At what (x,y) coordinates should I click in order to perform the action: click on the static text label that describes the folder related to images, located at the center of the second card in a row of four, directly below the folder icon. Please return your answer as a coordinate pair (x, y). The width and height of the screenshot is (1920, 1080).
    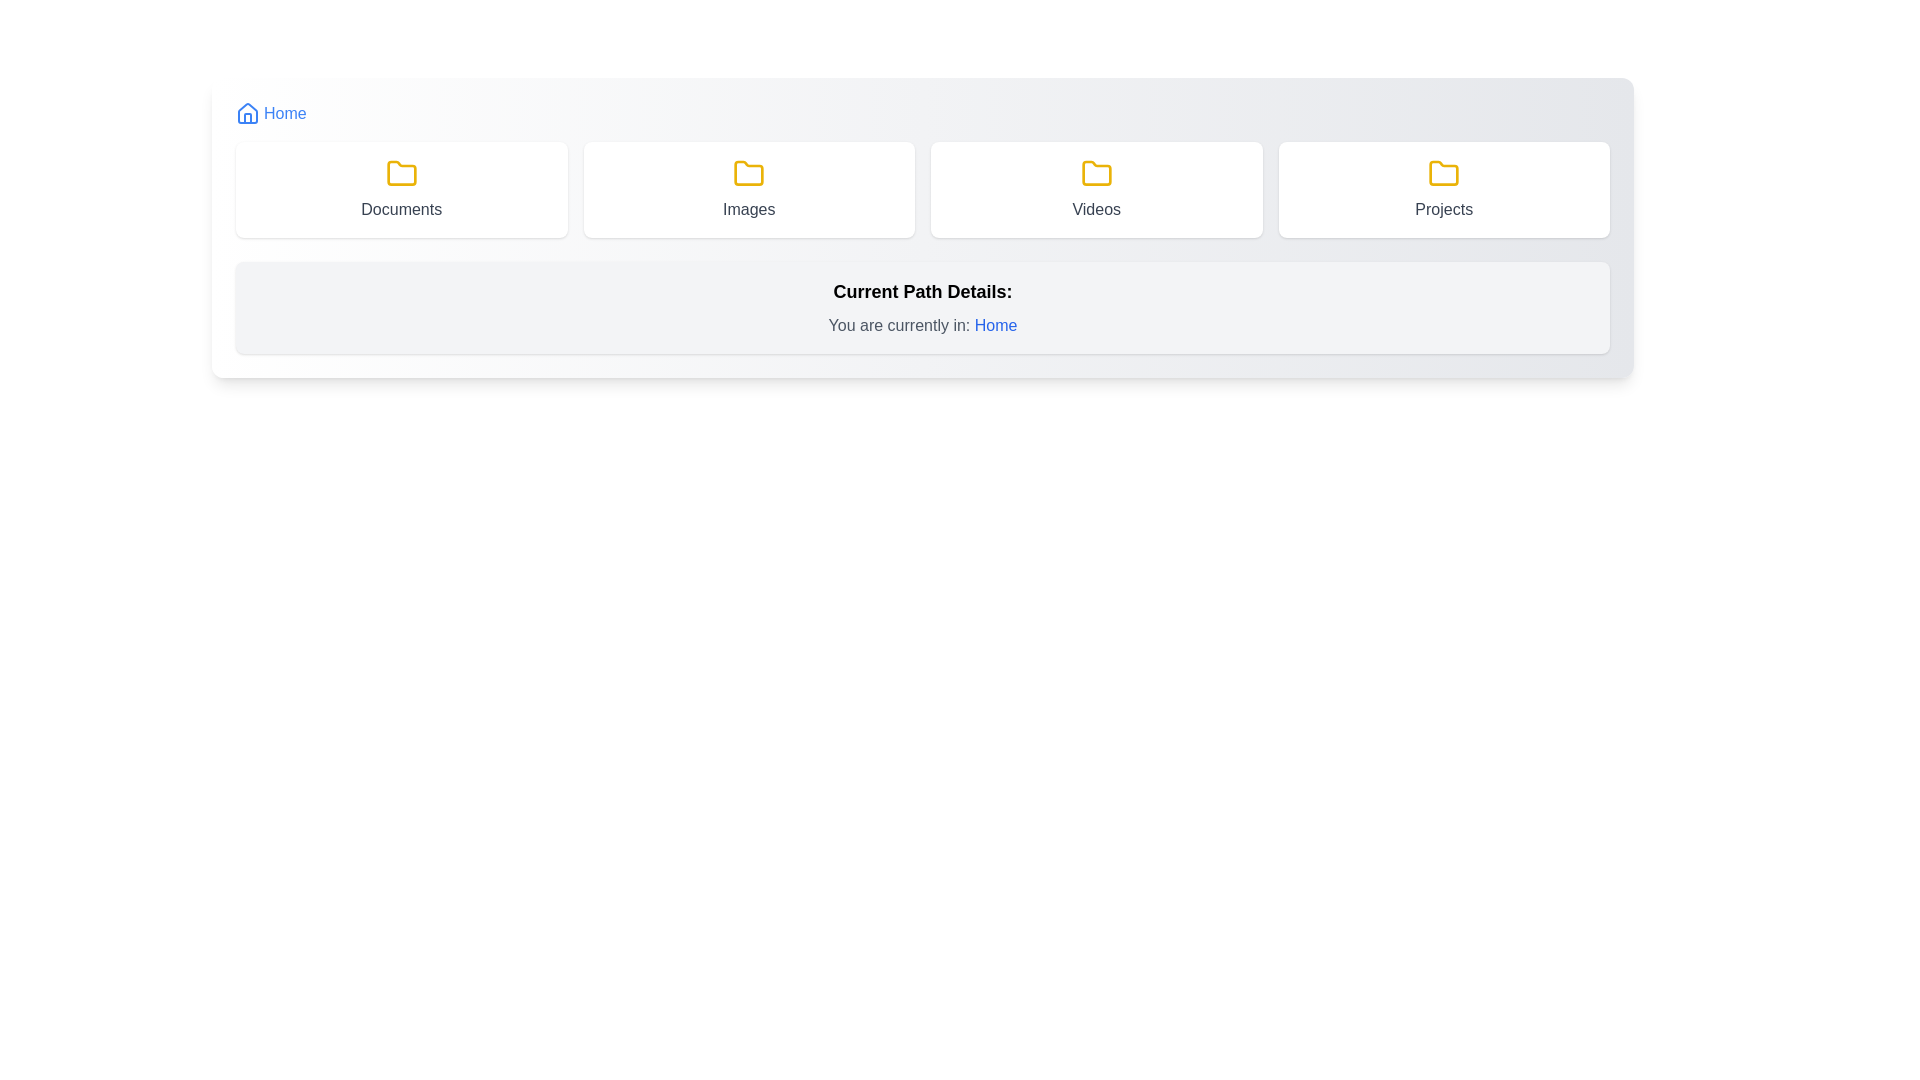
    Looking at the image, I should click on (748, 209).